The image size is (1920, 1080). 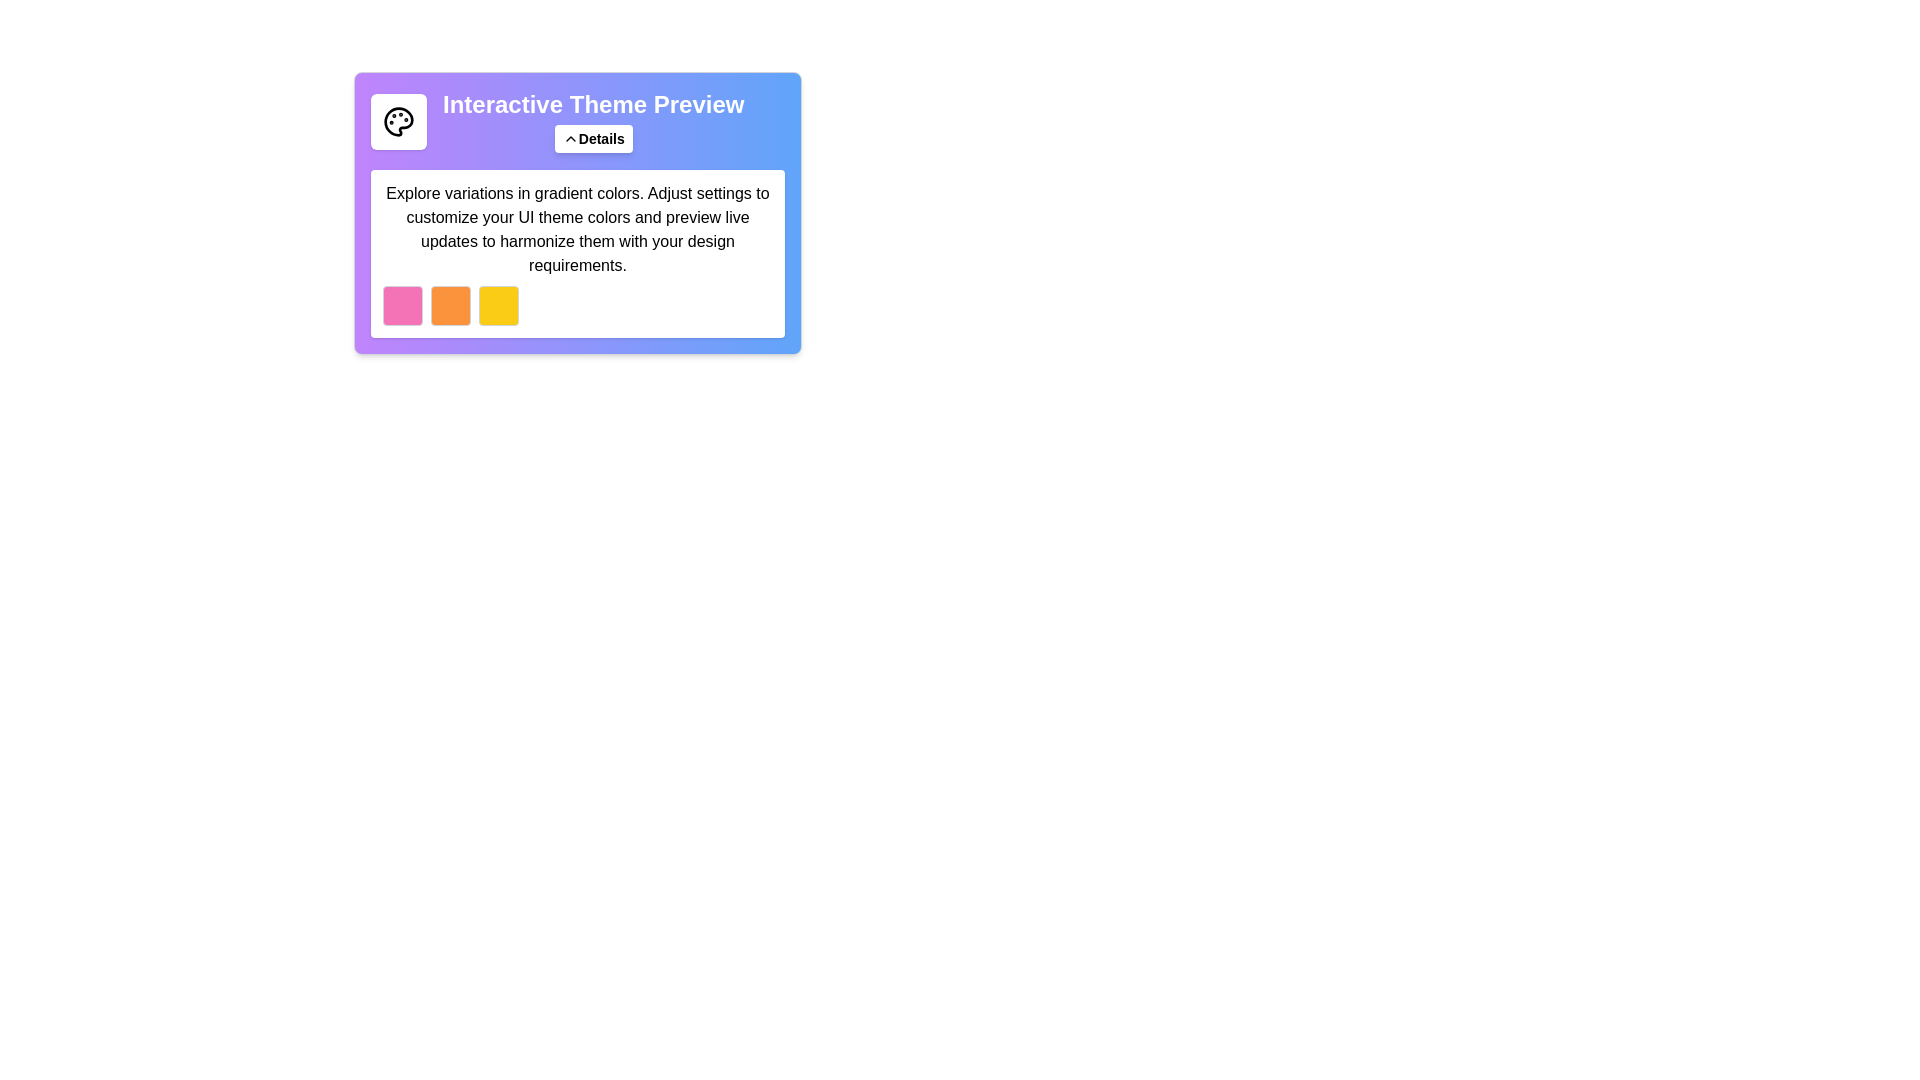 What do you see at coordinates (398, 120) in the screenshot?
I see `the decorative icon located near the top-left corner of the 'Interactive Theme Preview' heading to enhance the visual experience of the interface` at bounding box center [398, 120].